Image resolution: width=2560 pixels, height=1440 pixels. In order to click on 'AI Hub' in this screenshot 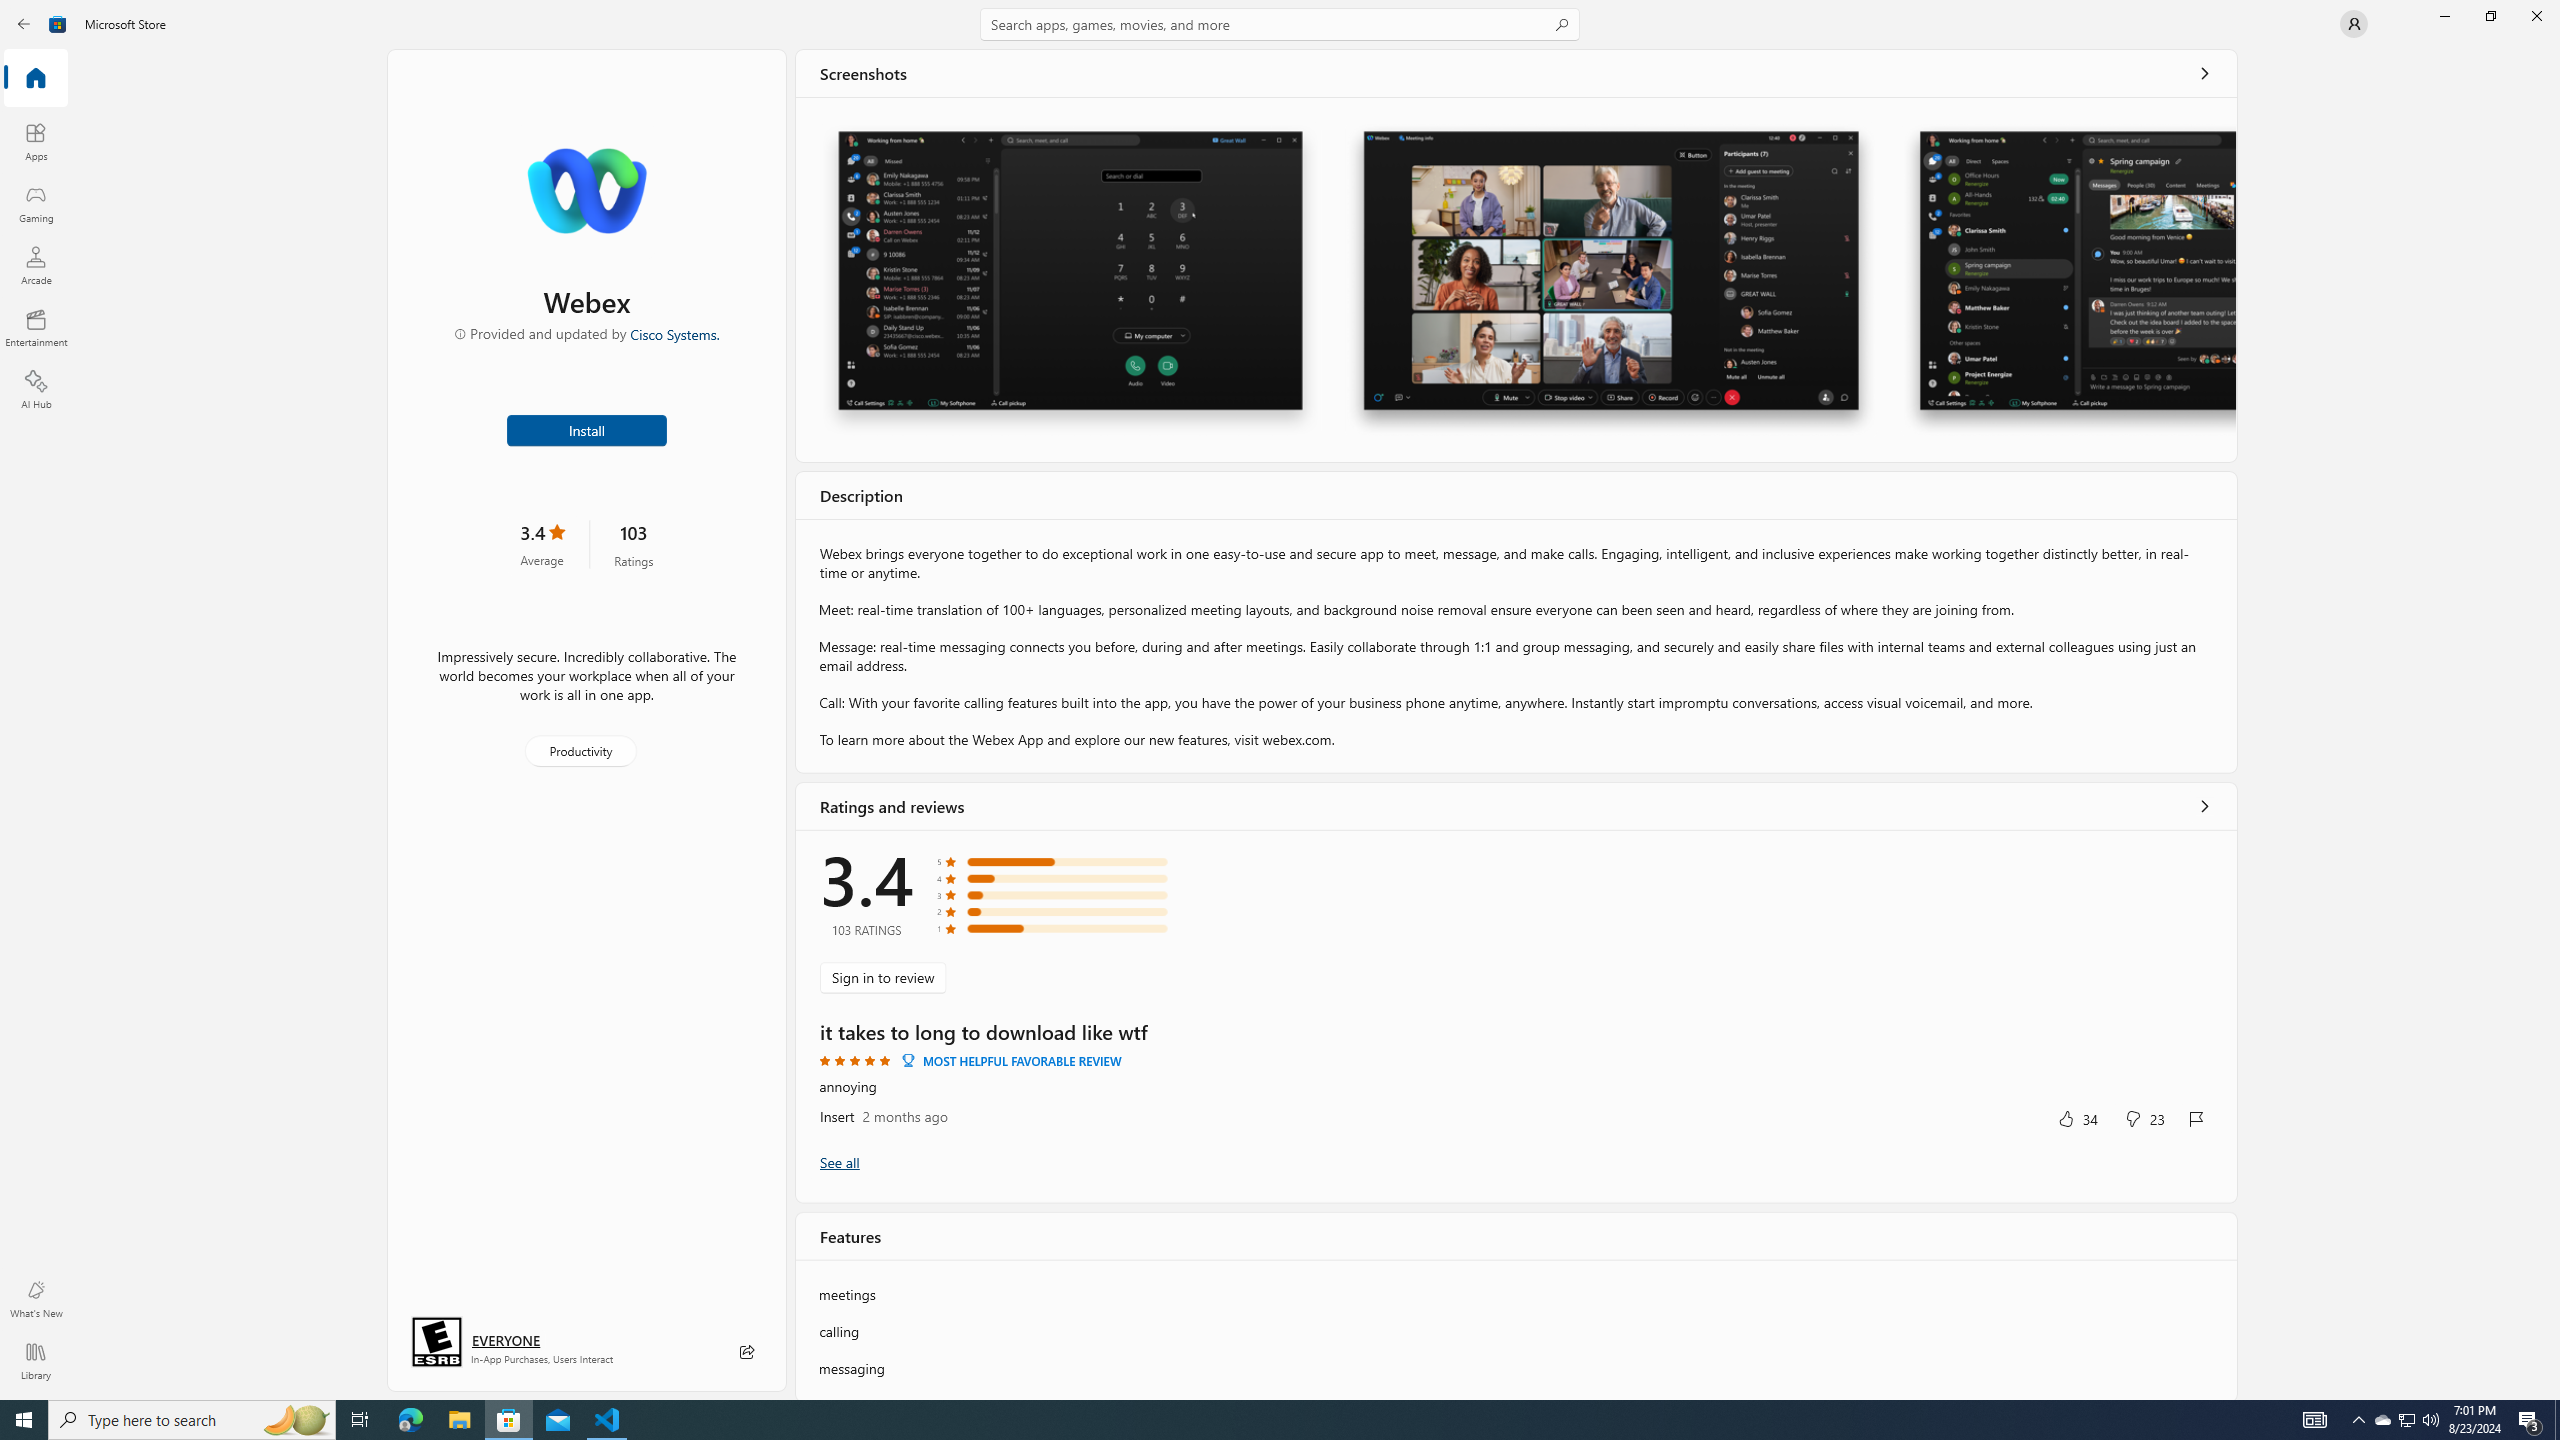, I will do `click(34, 388)`.